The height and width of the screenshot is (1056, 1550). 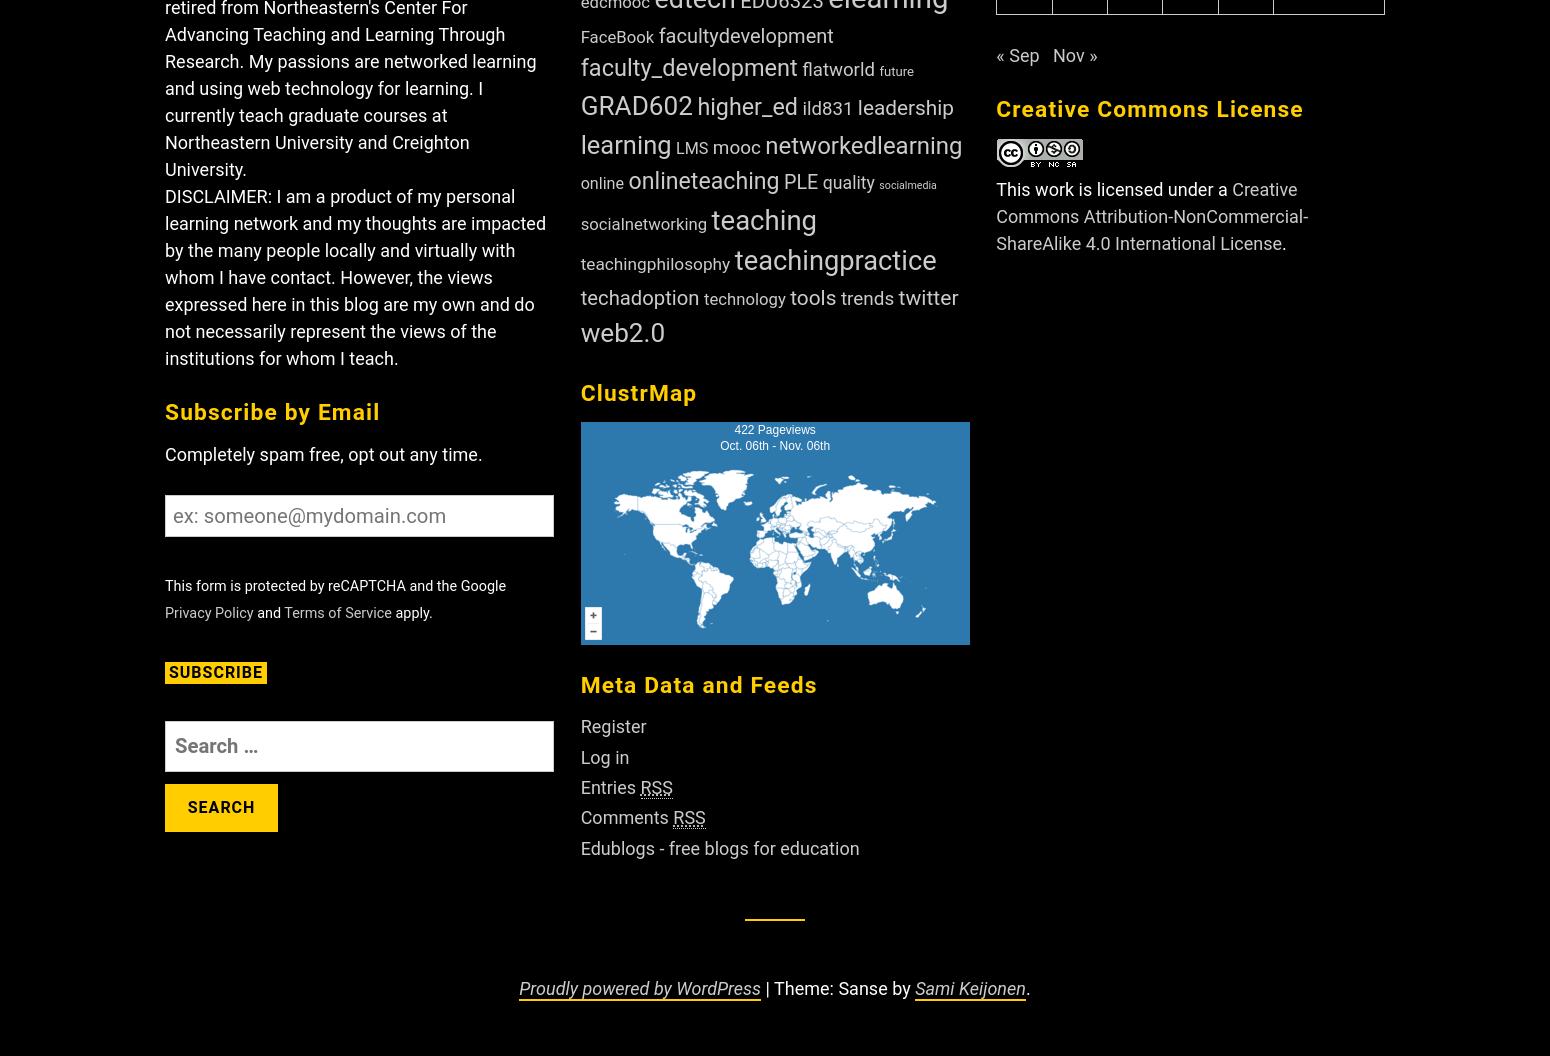 What do you see at coordinates (1112, 188) in the screenshot?
I see `'This work is licensed under a'` at bounding box center [1112, 188].